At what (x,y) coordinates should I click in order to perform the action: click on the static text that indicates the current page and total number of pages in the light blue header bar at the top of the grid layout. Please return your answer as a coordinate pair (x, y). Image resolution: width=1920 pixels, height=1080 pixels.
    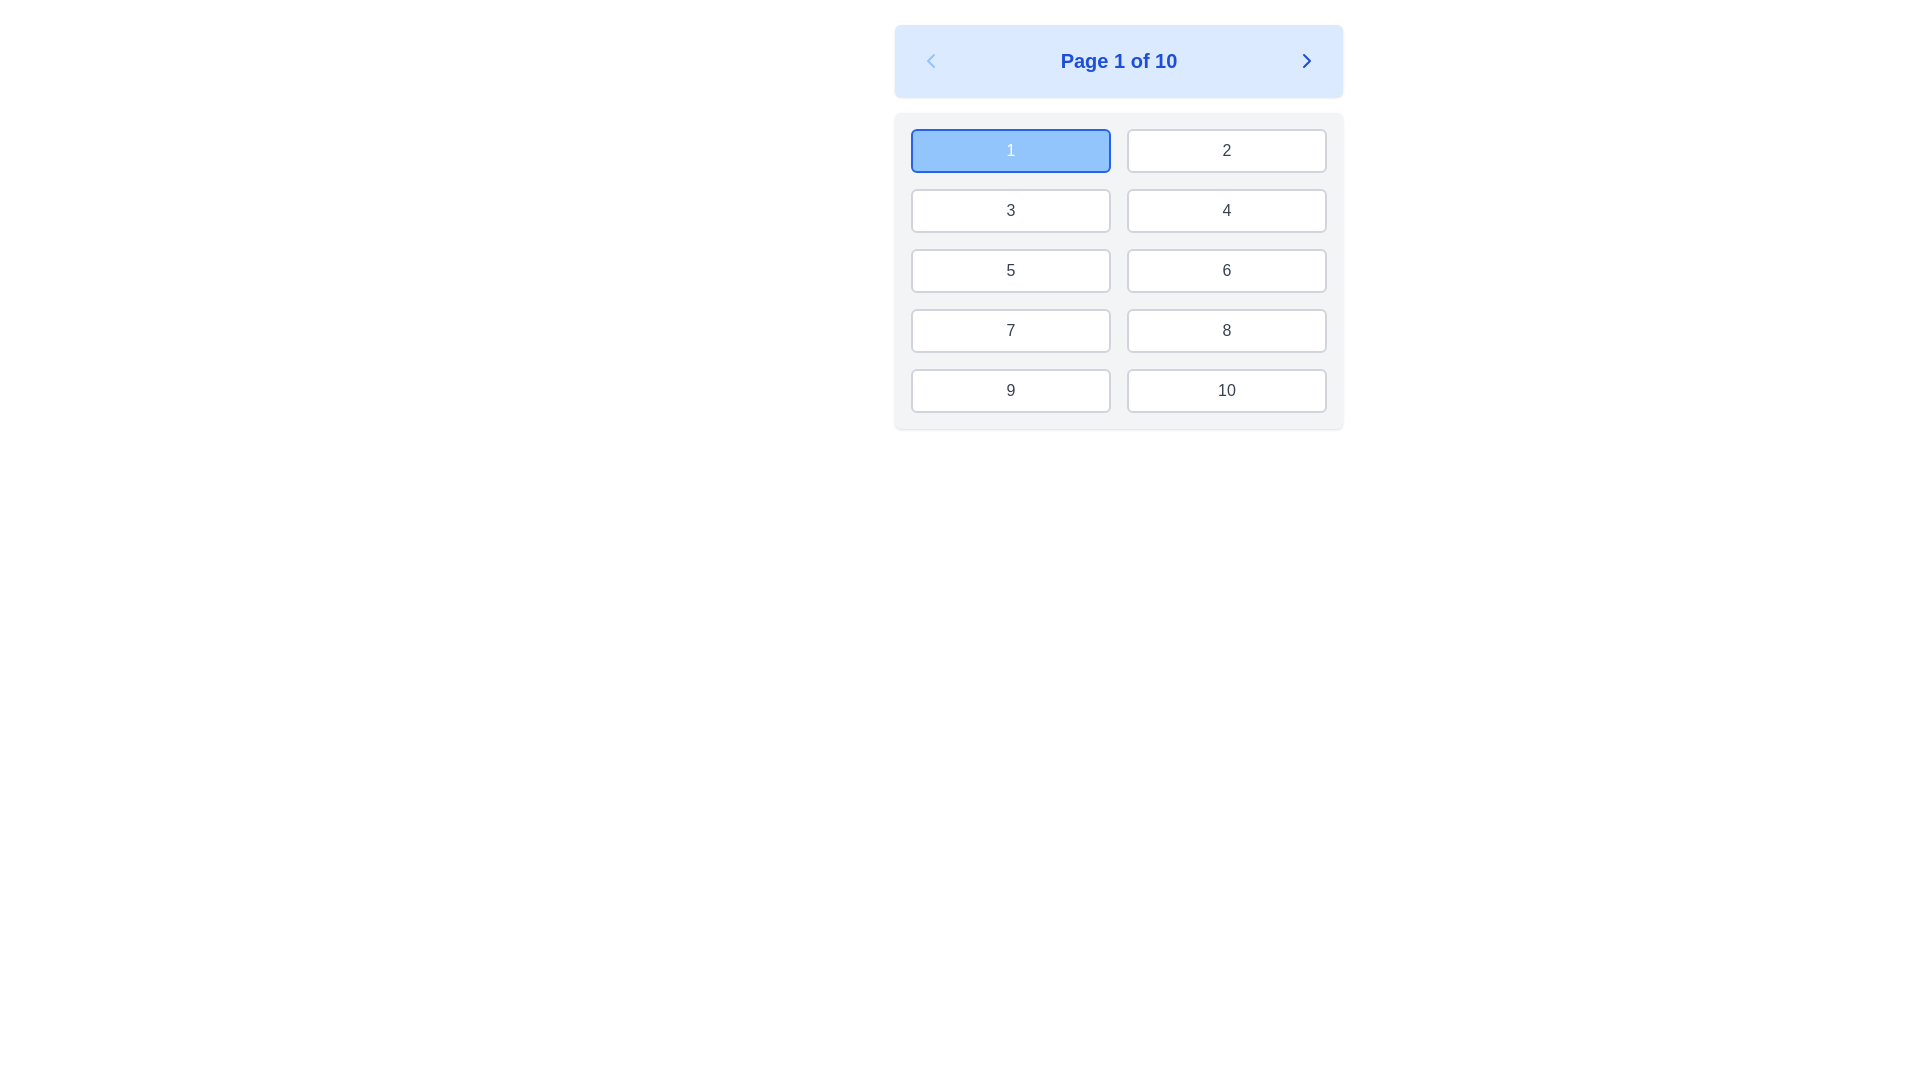
    Looking at the image, I should click on (1117, 60).